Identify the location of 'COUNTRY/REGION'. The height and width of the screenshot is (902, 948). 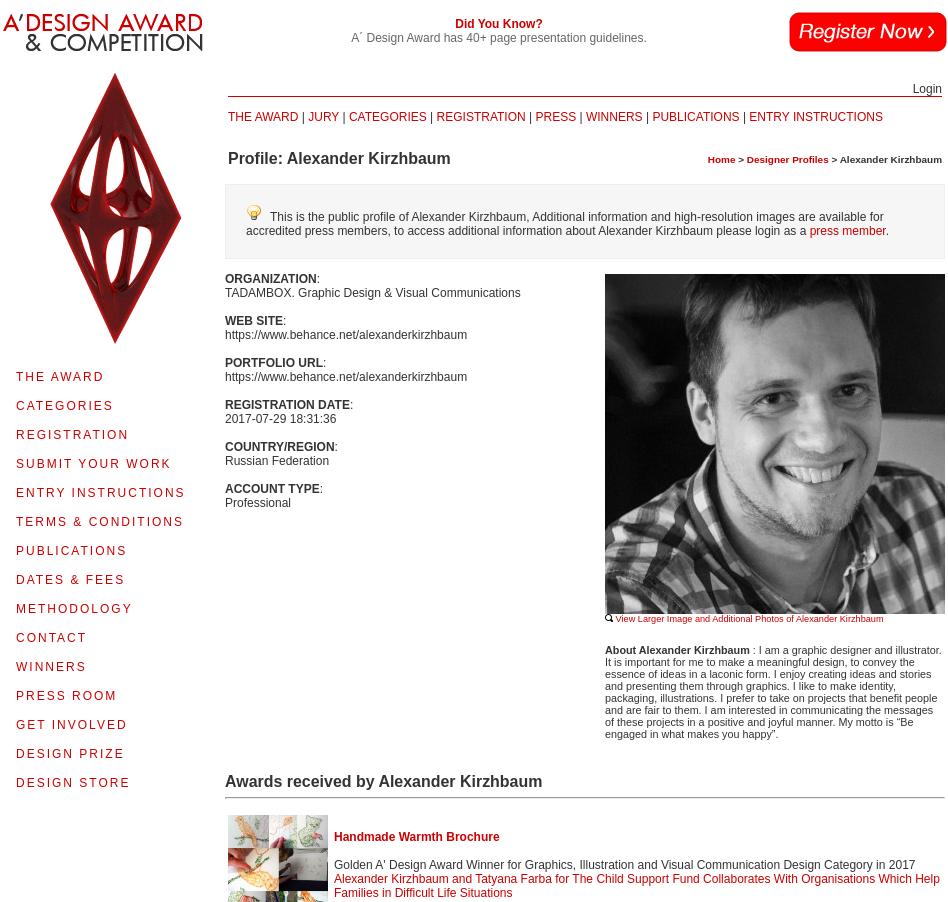
(279, 447).